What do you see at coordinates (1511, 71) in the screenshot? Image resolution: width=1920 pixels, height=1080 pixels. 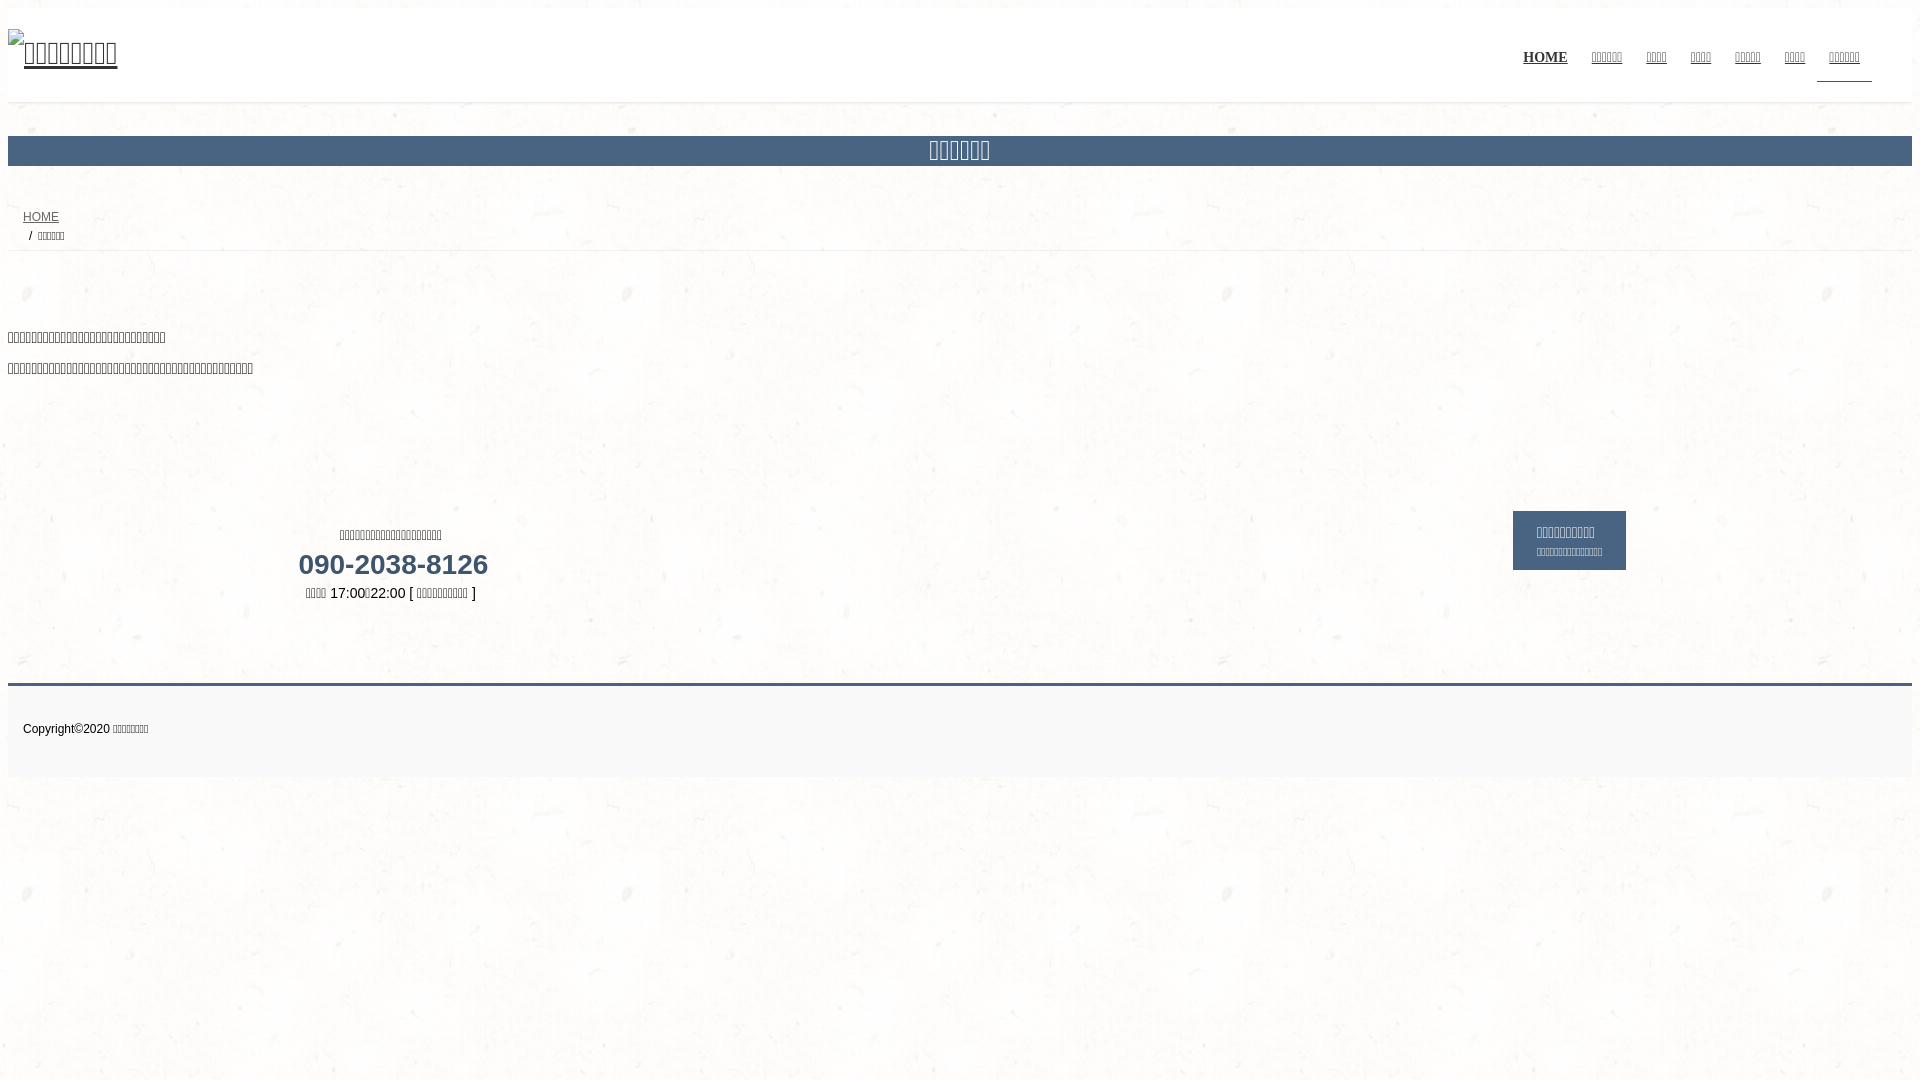 I see `'HOME'` at bounding box center [1511, 71].